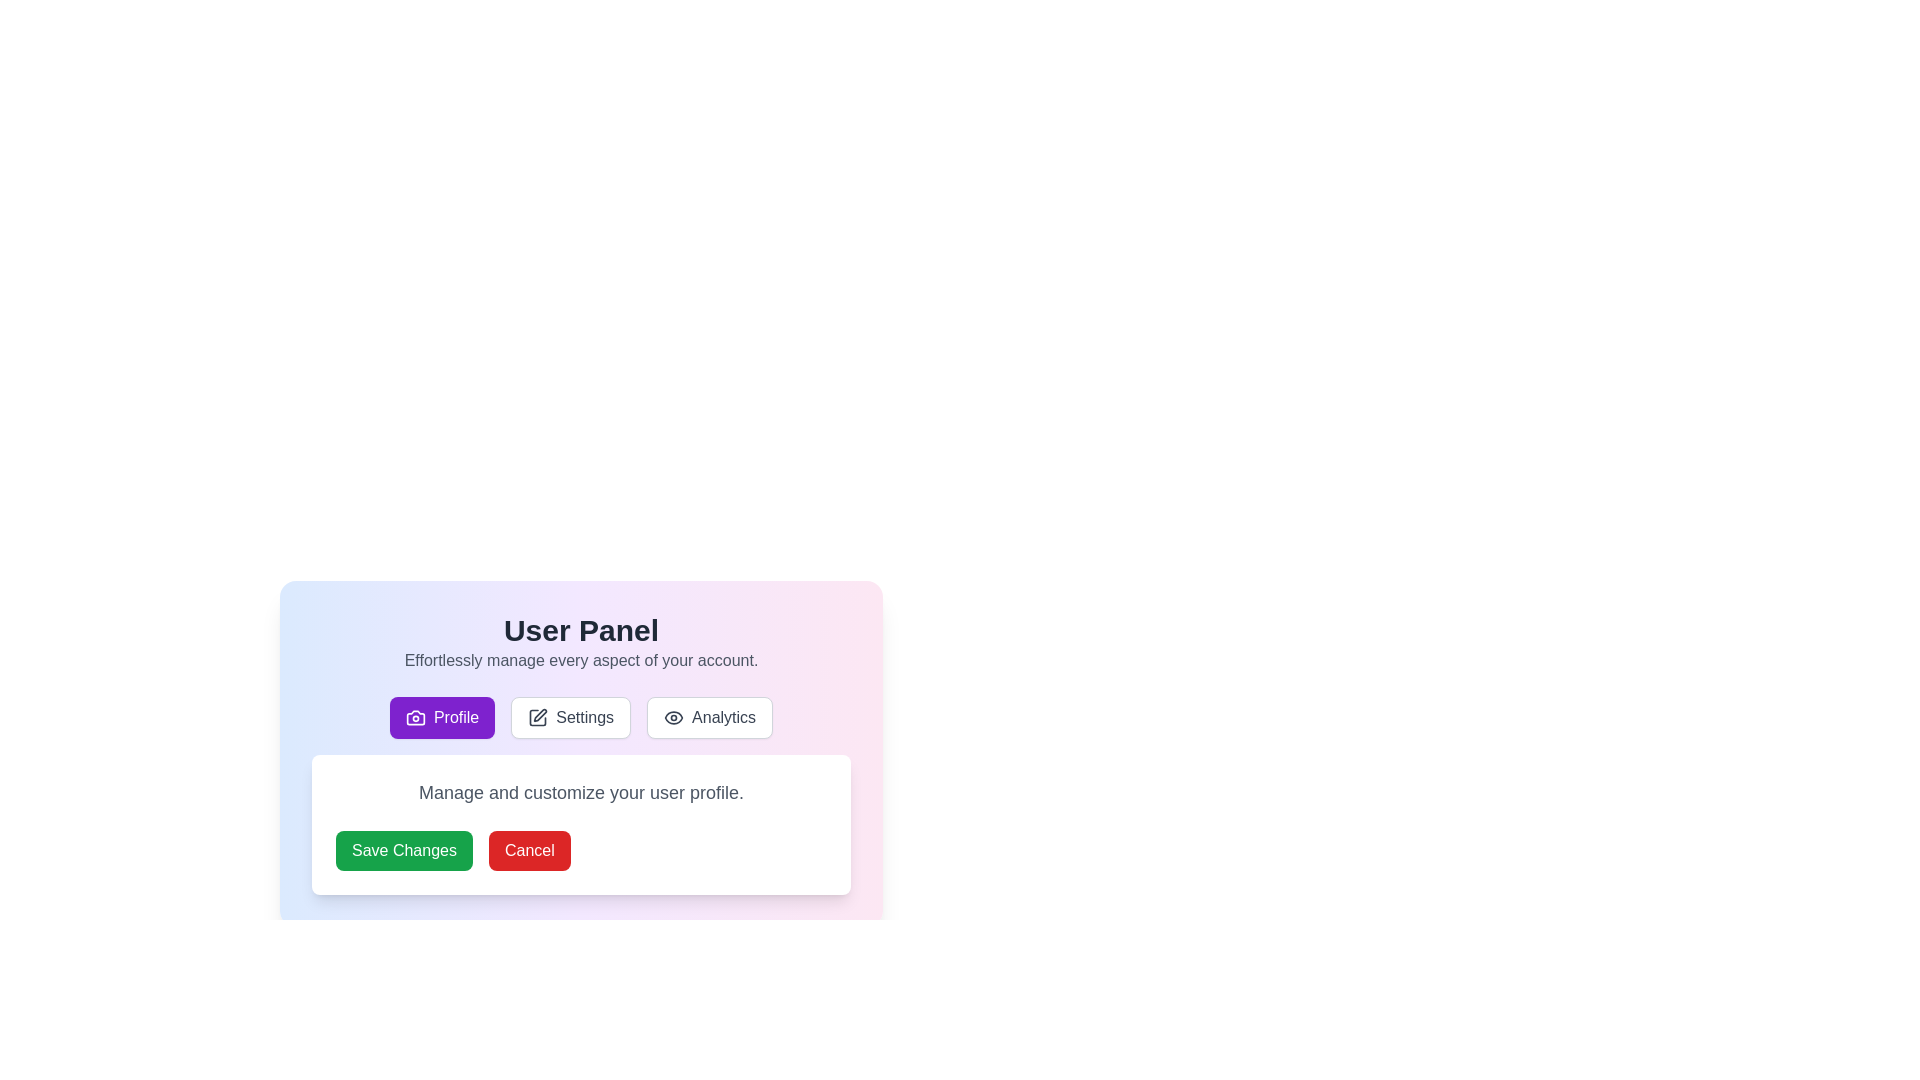  Describe the element at coordinates (441, 716) in the screenshot. I see `the Profile tab` at that location.